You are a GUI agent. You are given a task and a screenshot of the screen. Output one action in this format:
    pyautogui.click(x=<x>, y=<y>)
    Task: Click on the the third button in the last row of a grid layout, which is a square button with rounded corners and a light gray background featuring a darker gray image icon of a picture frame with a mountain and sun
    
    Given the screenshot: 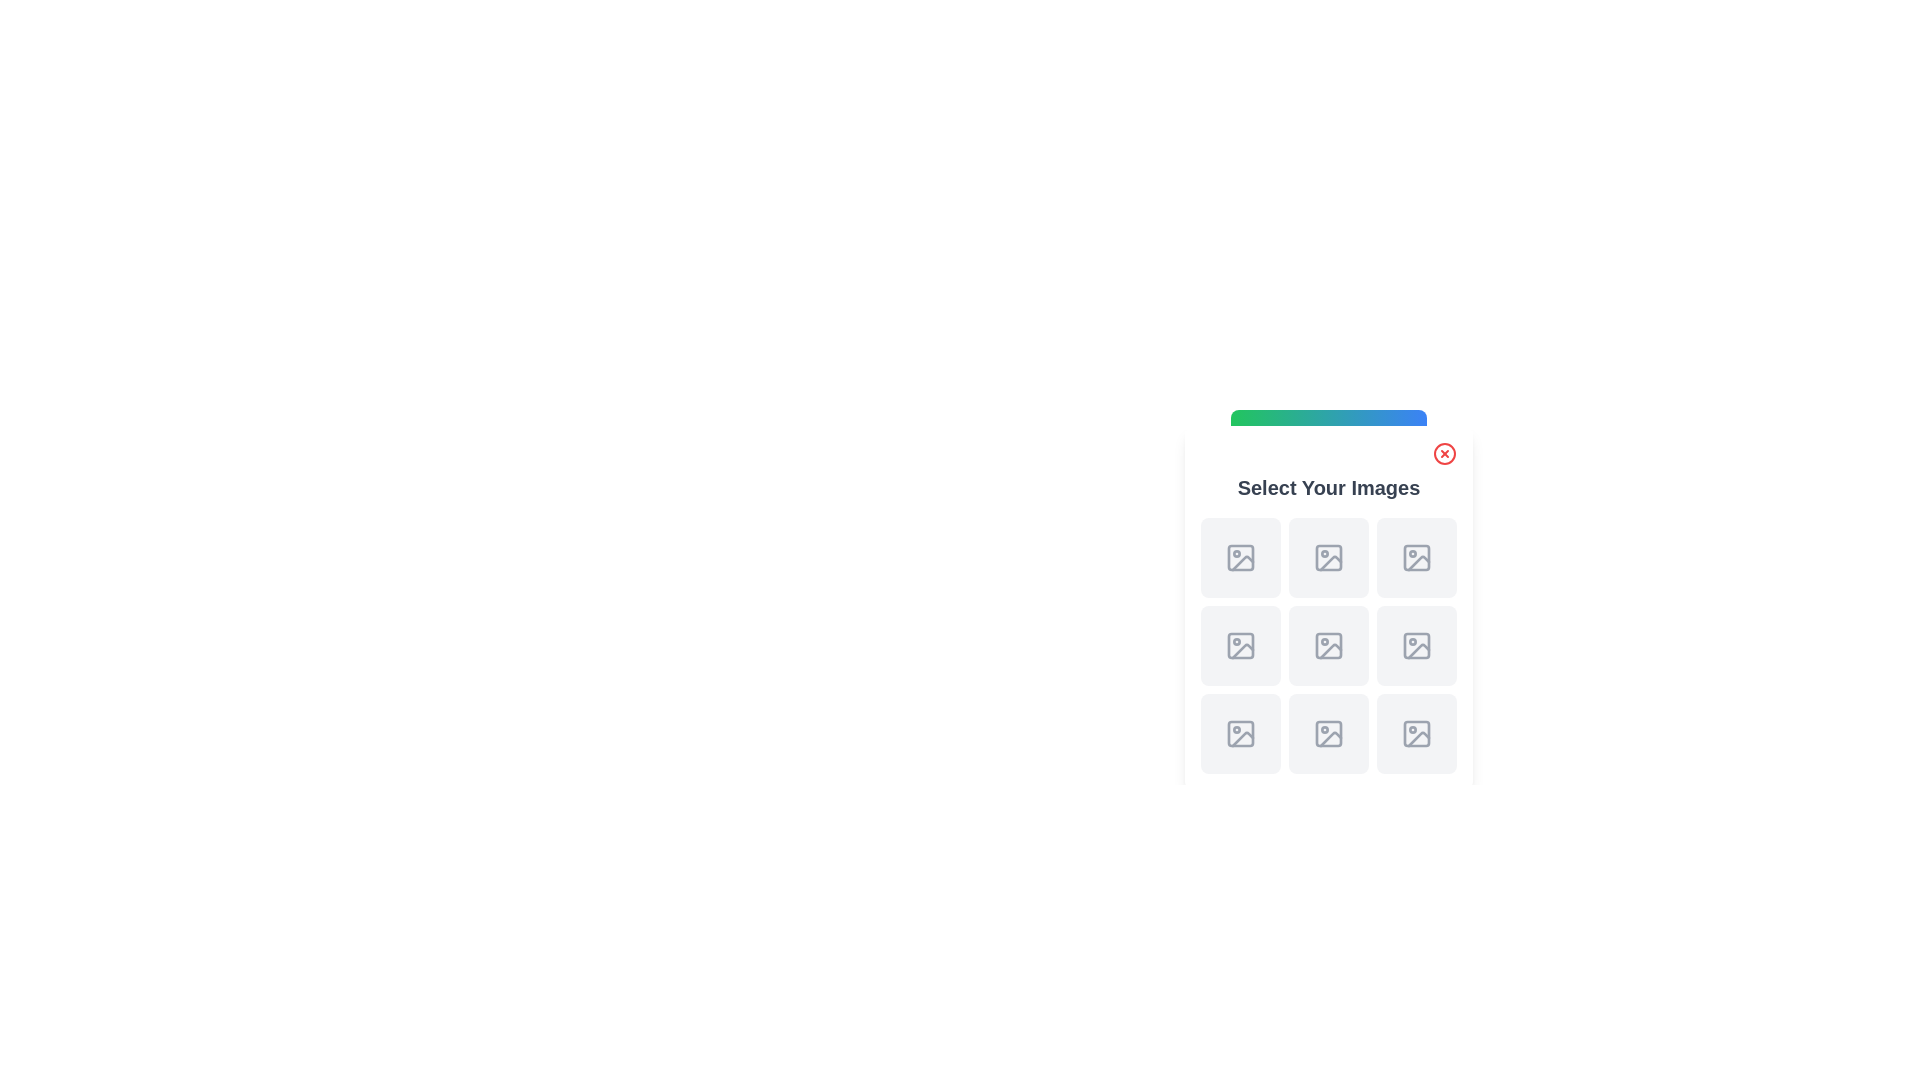 What is the action you would take?
    pyautogui.click(x=1415, y=733)
    